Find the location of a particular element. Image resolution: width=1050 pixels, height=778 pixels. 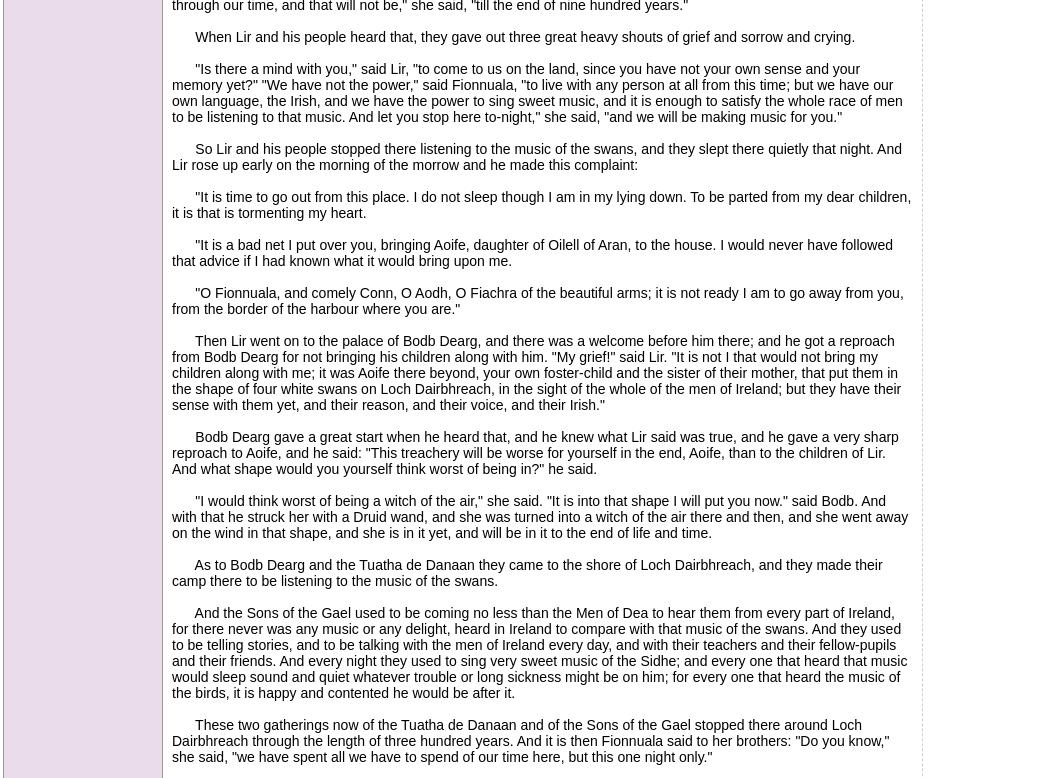

'"I would think worst of being a witch of the air," she said. "It is into that shape I will put you now." said Bodb. And with that he struck her with a Druid wand, and she was turned into a witch of the air there and then, and she went away on the wind in that shape, and she is in it yet, and will be in it to the end of life and time.' is located at coordinates (171, 515).